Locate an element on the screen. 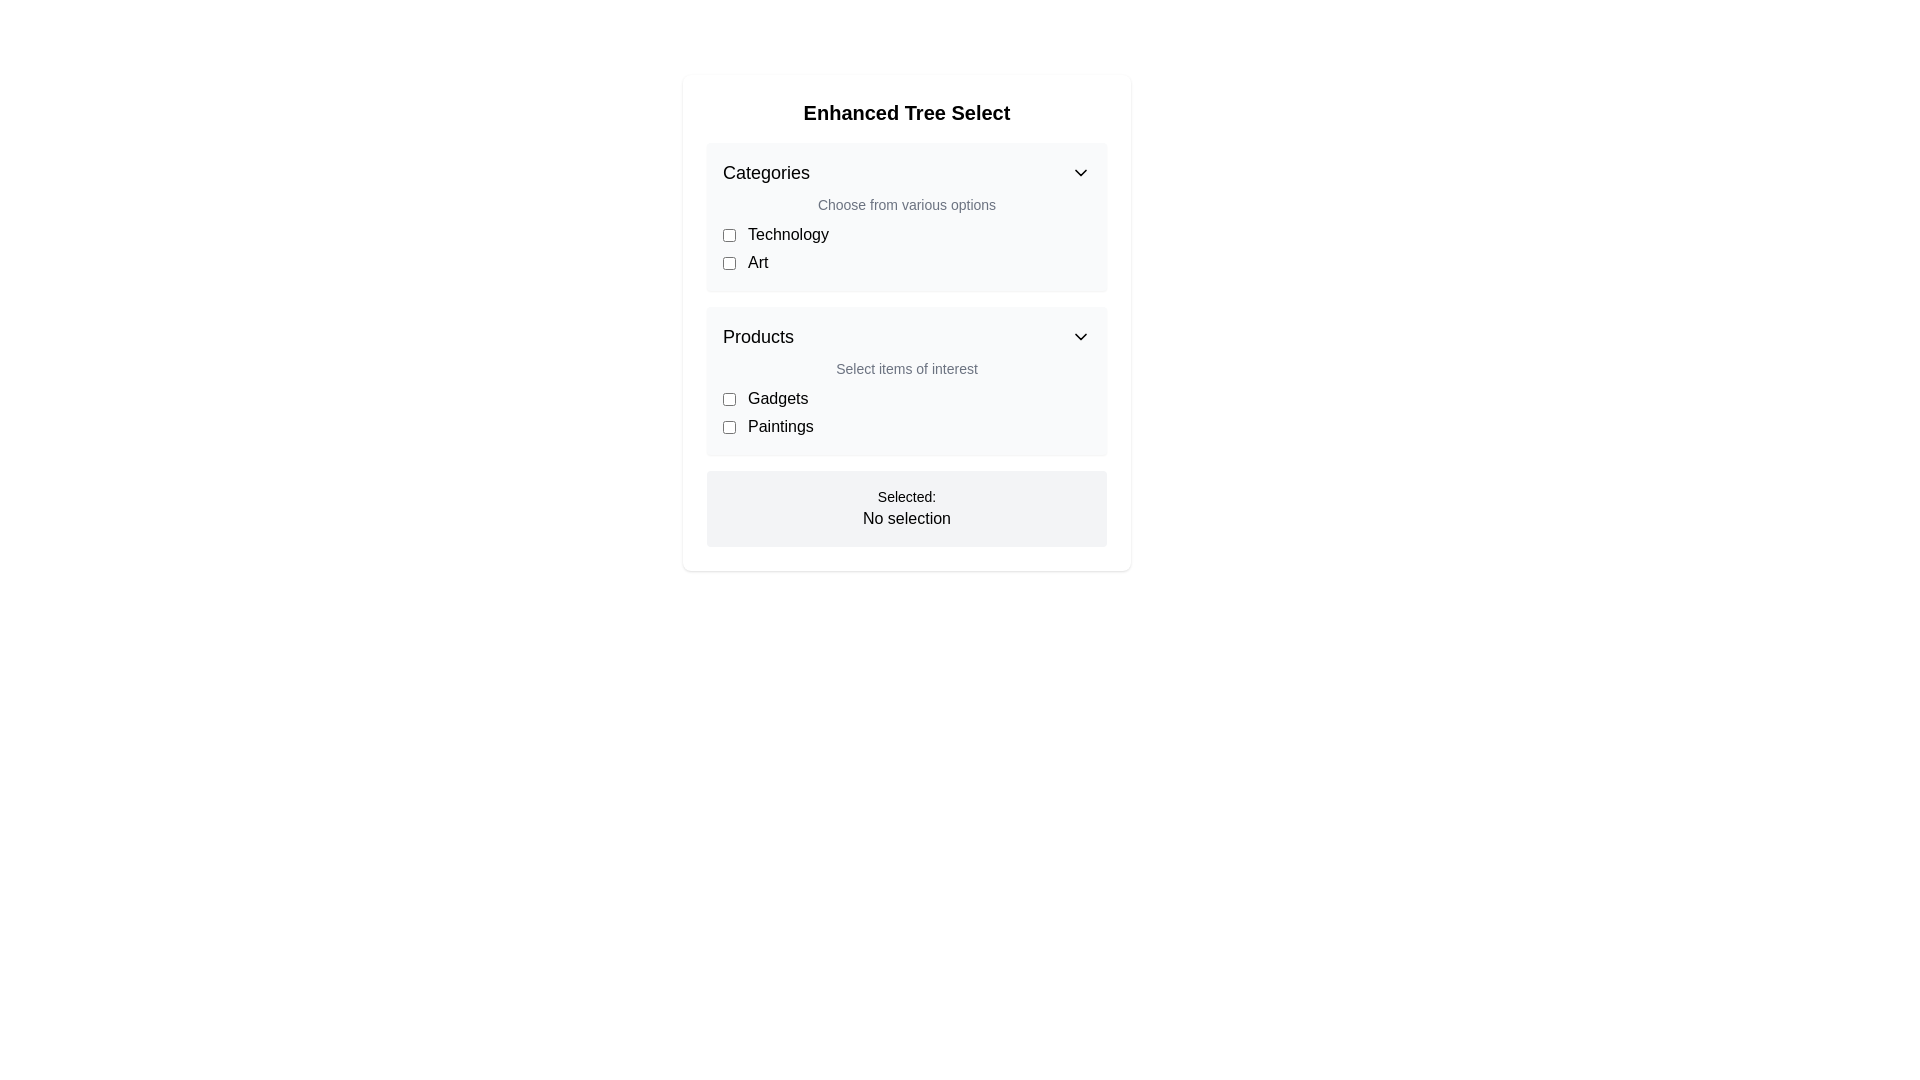 The width and height of the screenshot is (1920, 1080). the gray text label reading 'Select items of interest' located beneath the 'Products' header is located at coordinates (906, 369).